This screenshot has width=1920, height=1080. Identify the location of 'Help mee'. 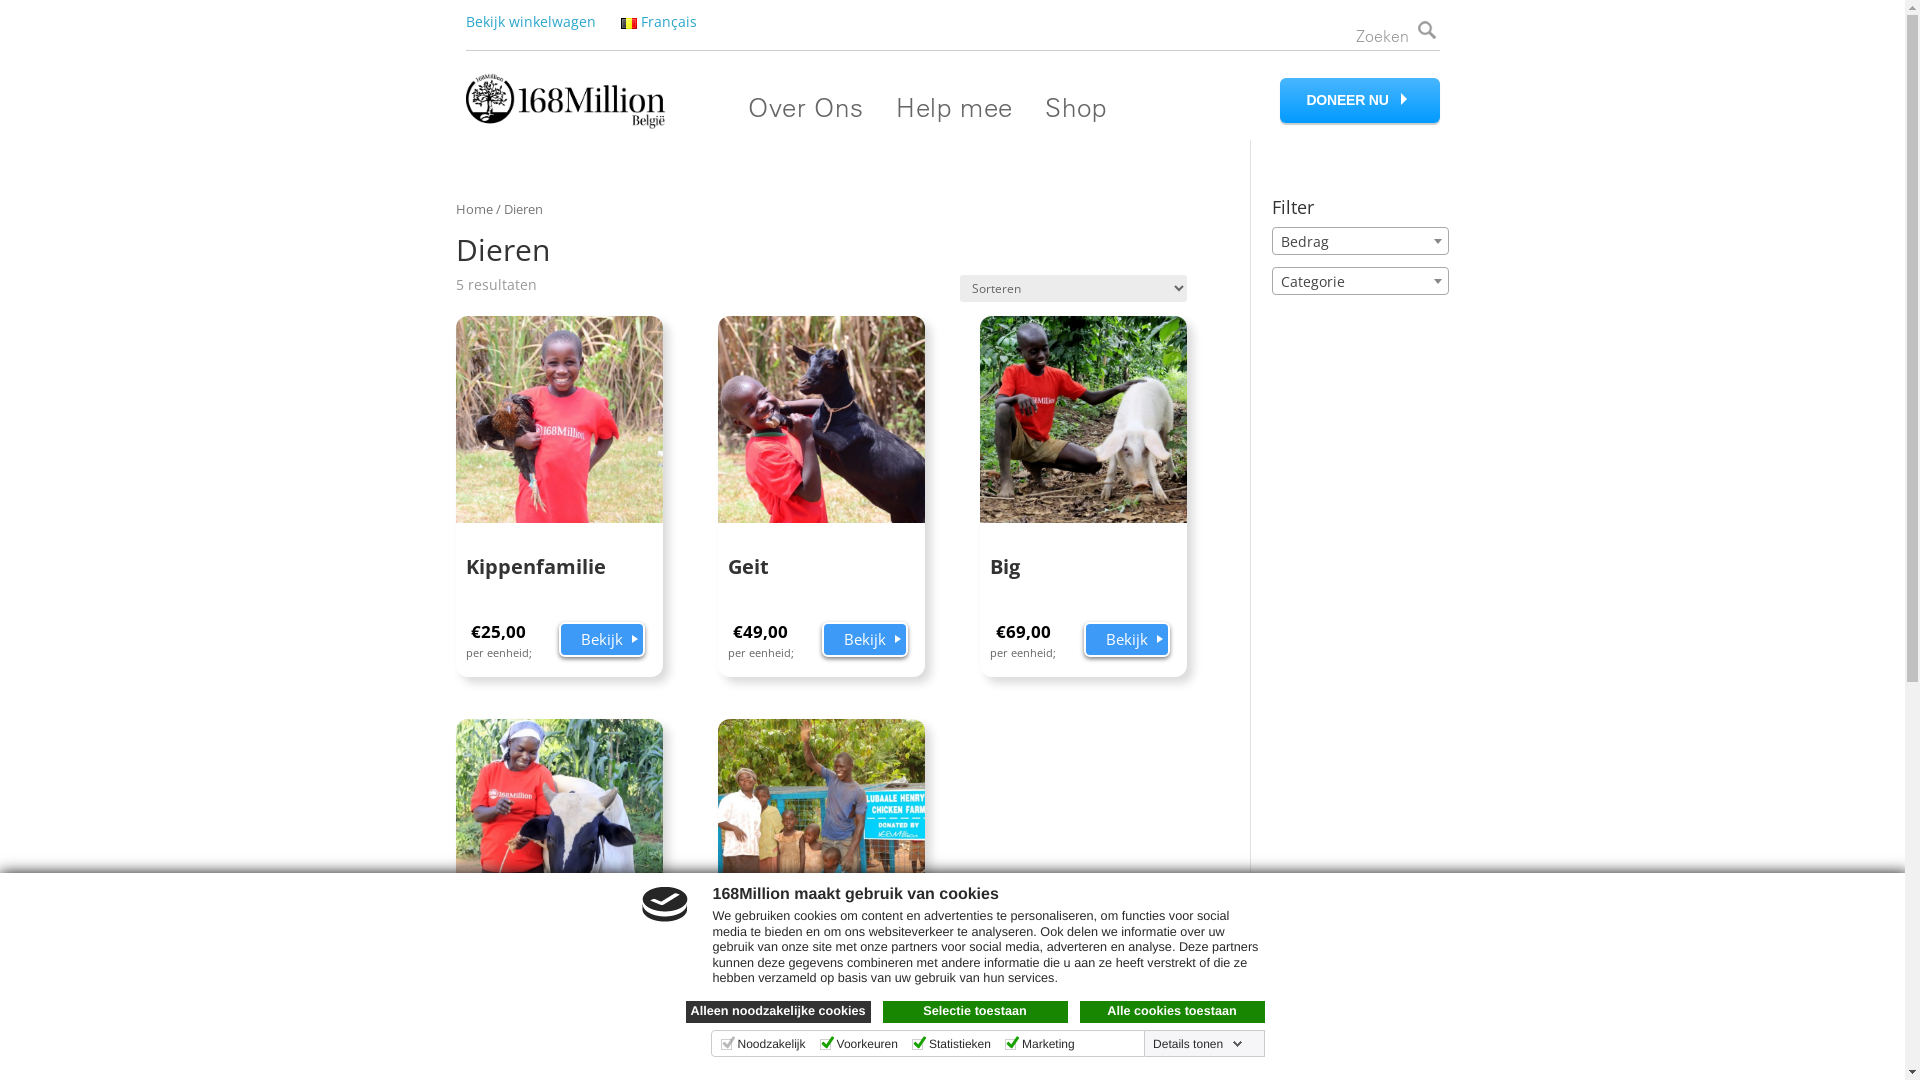
(953, 107).